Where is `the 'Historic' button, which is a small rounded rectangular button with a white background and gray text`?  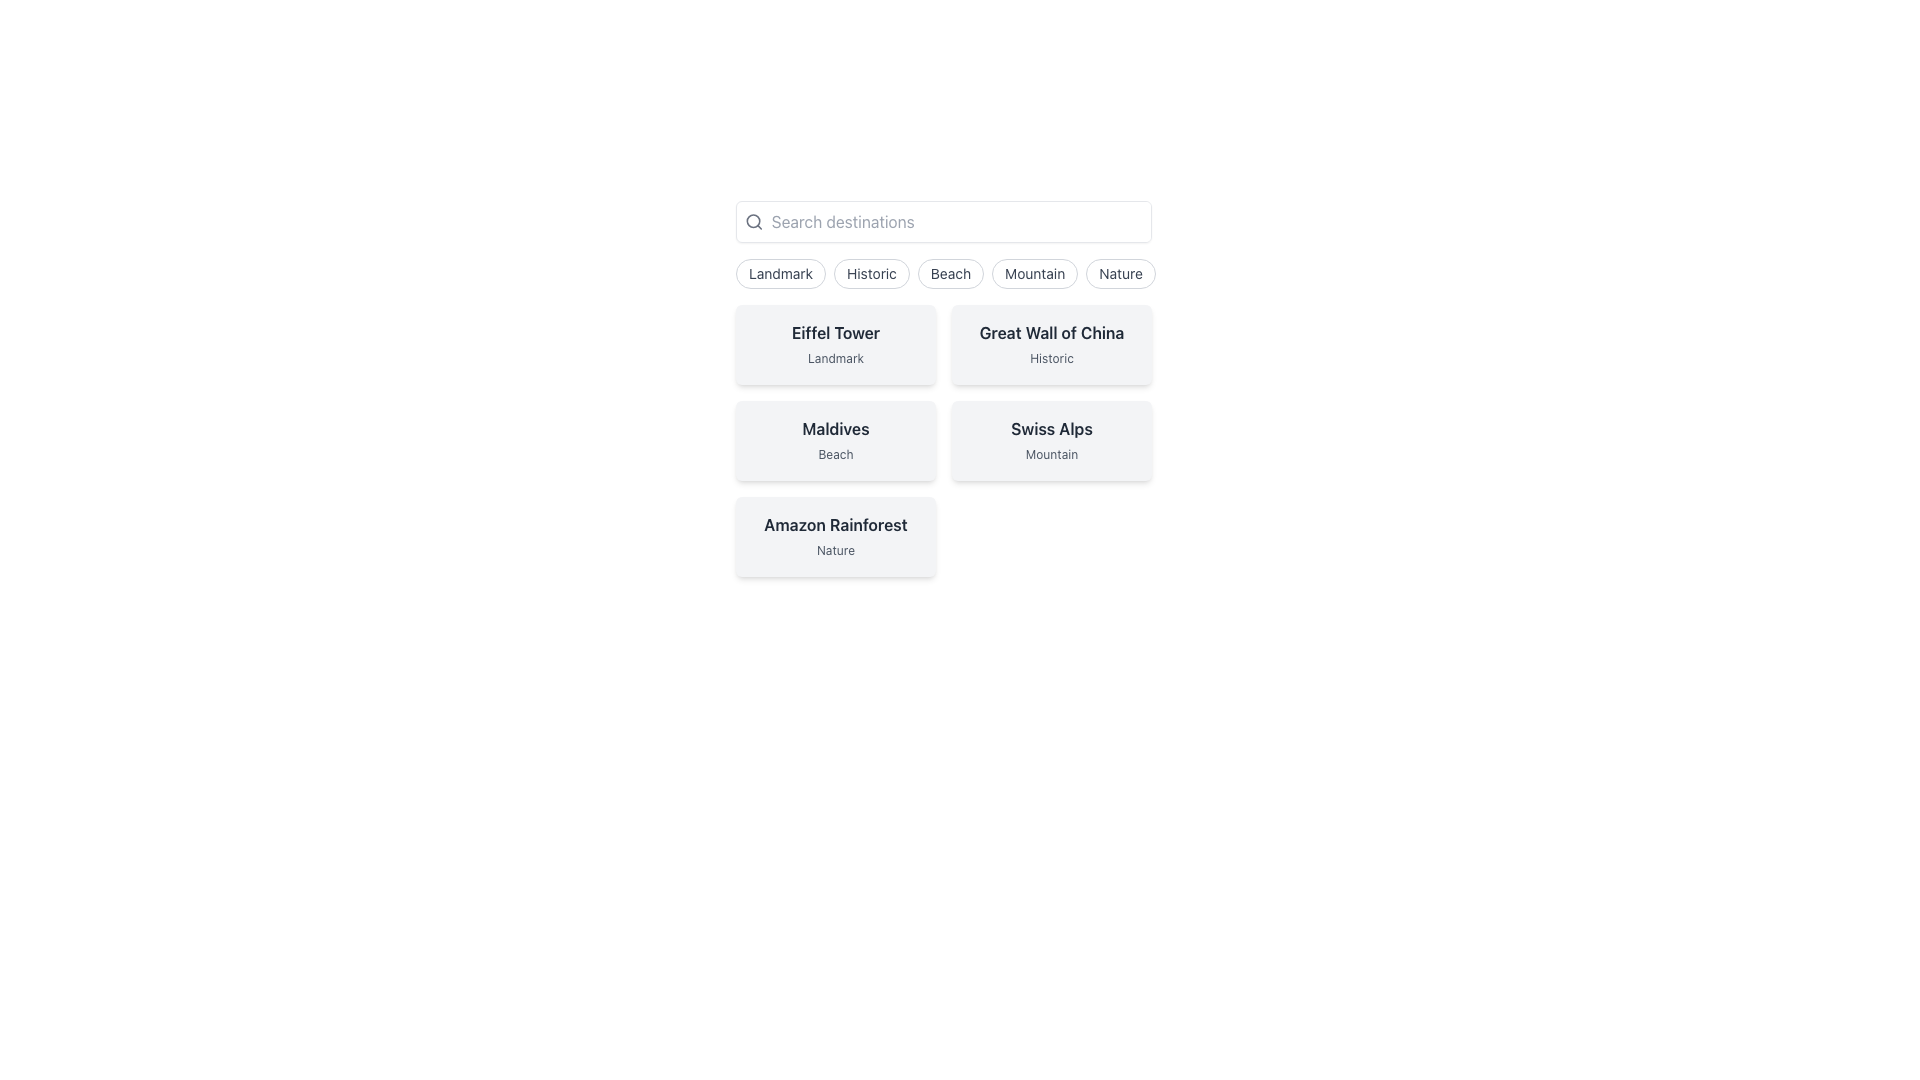 the 'Historic' button, which is a small rounded rectangular button with a white background and gray text is located at coordinates (872, 273).